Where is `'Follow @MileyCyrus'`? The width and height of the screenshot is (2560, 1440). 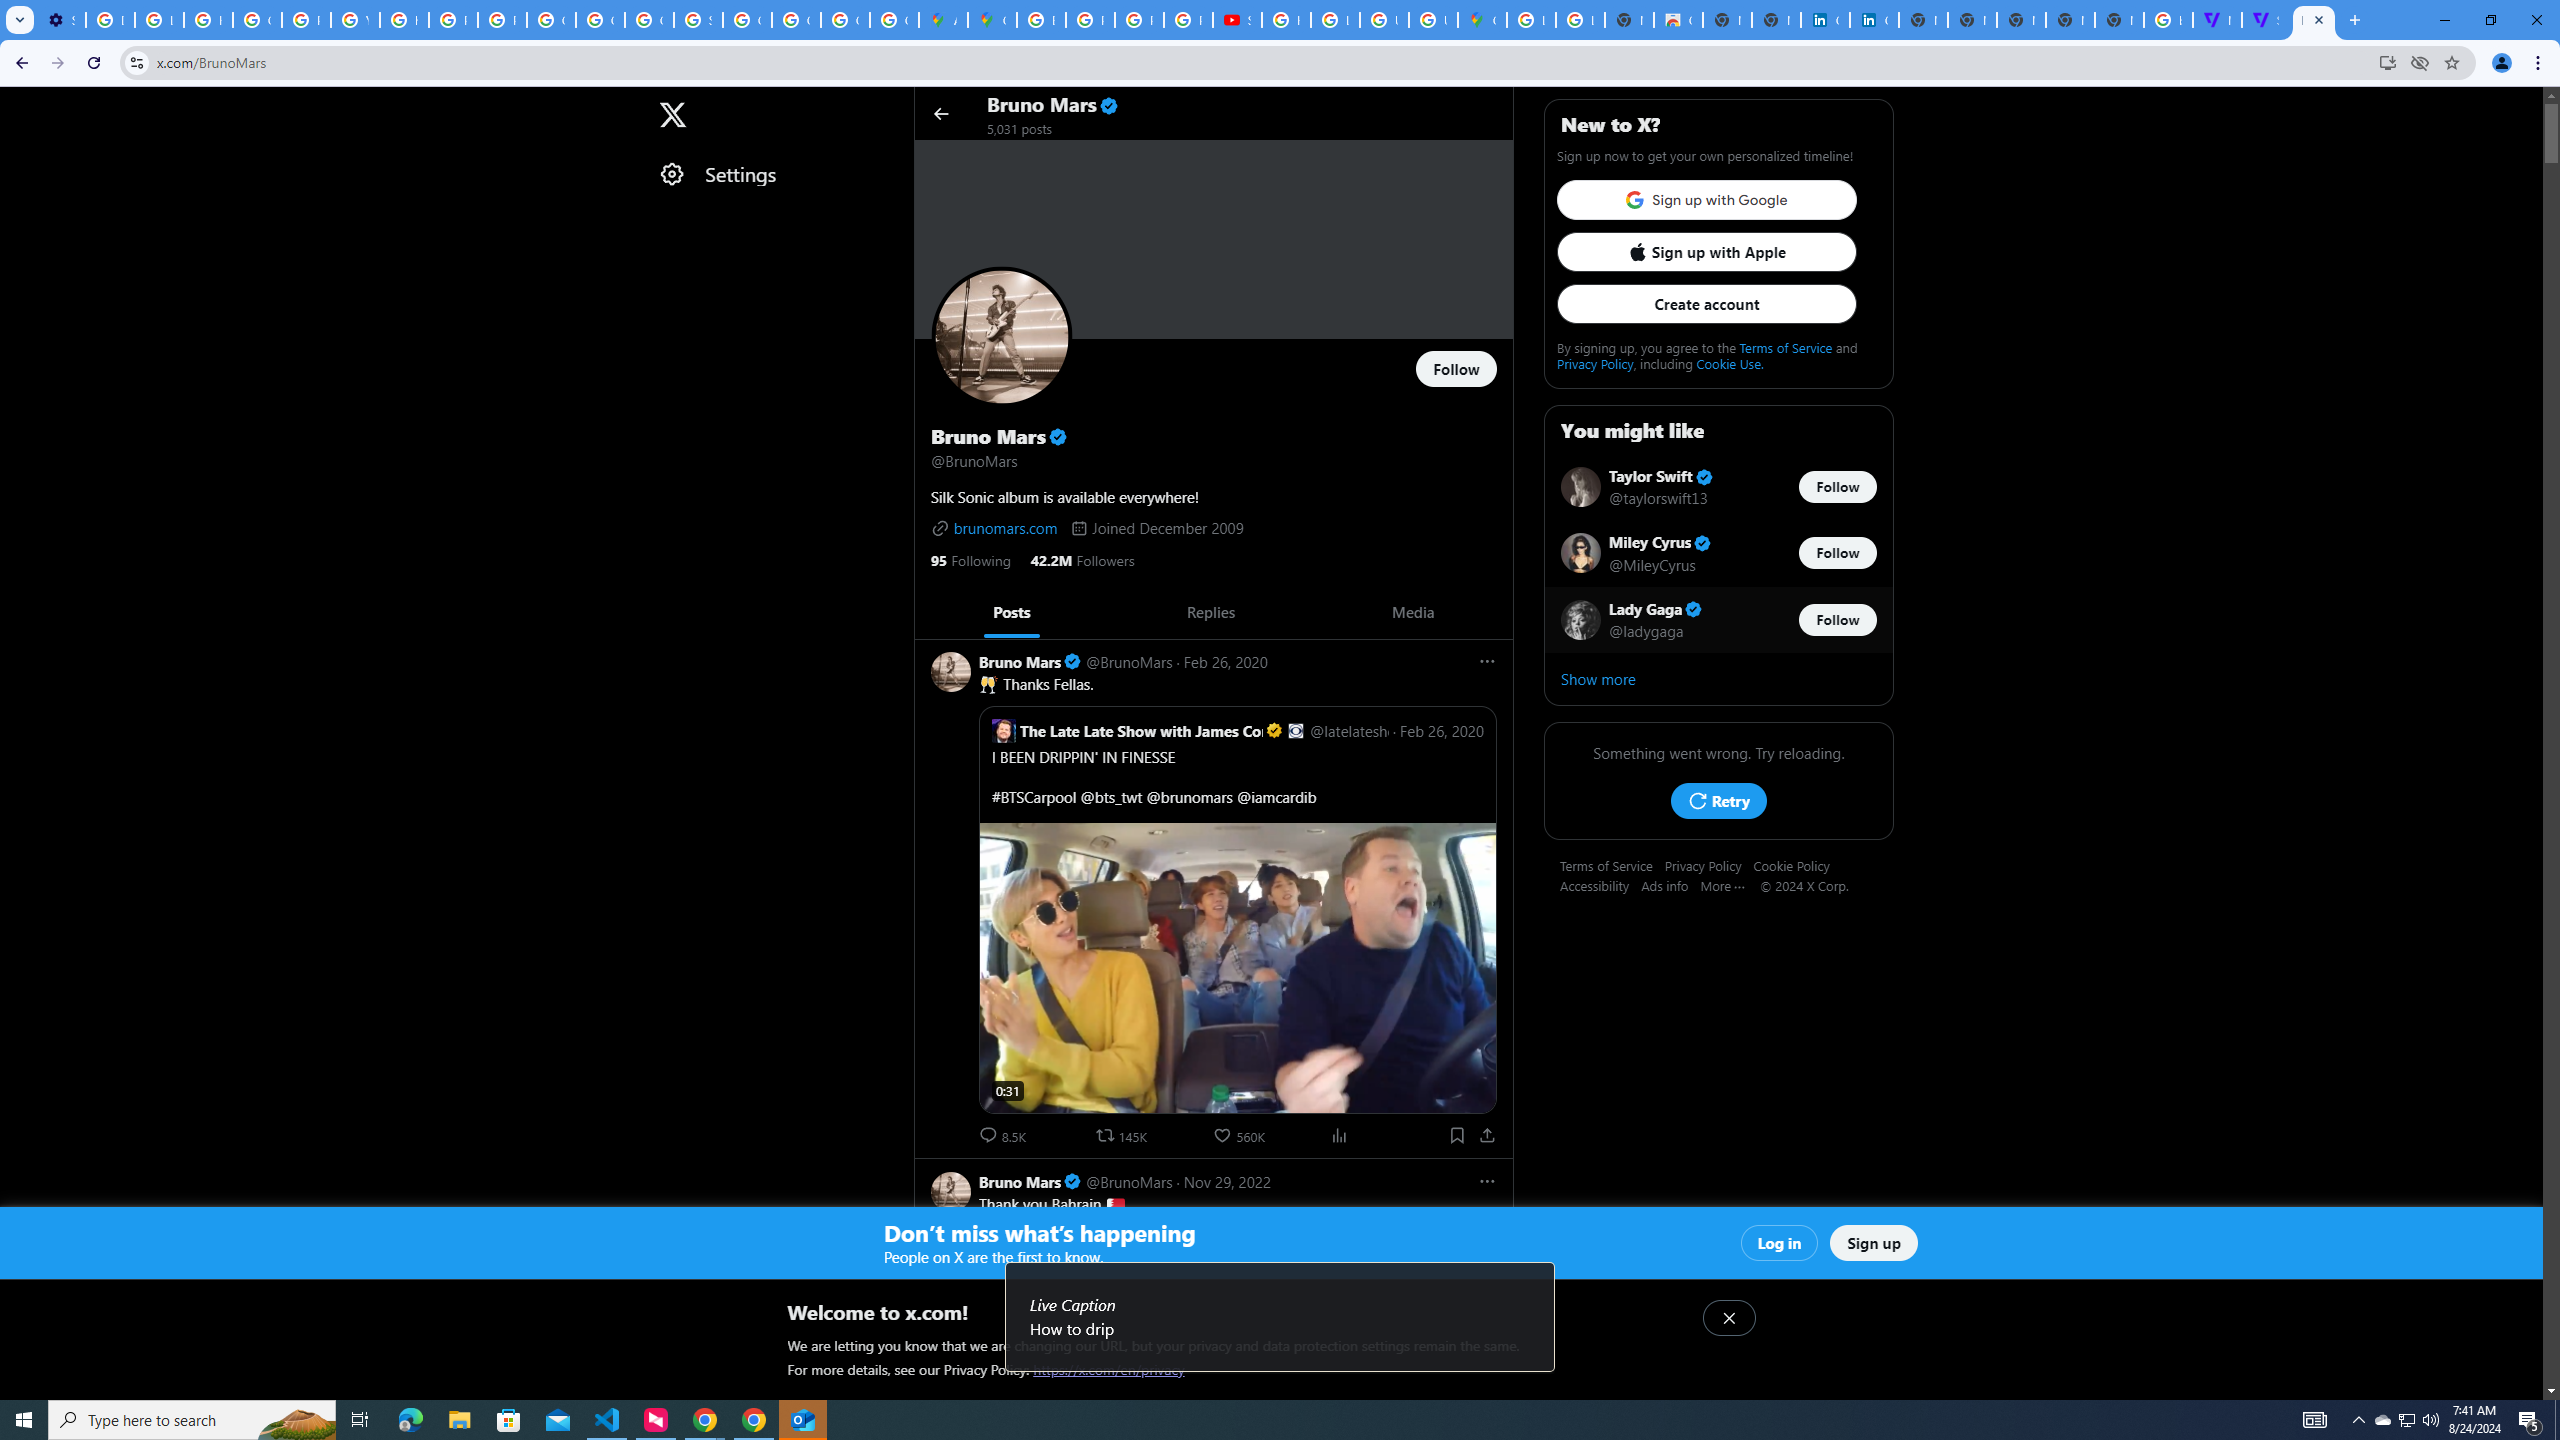
'Follow @MileyCyrus' is located at coordinates (1838, 552).